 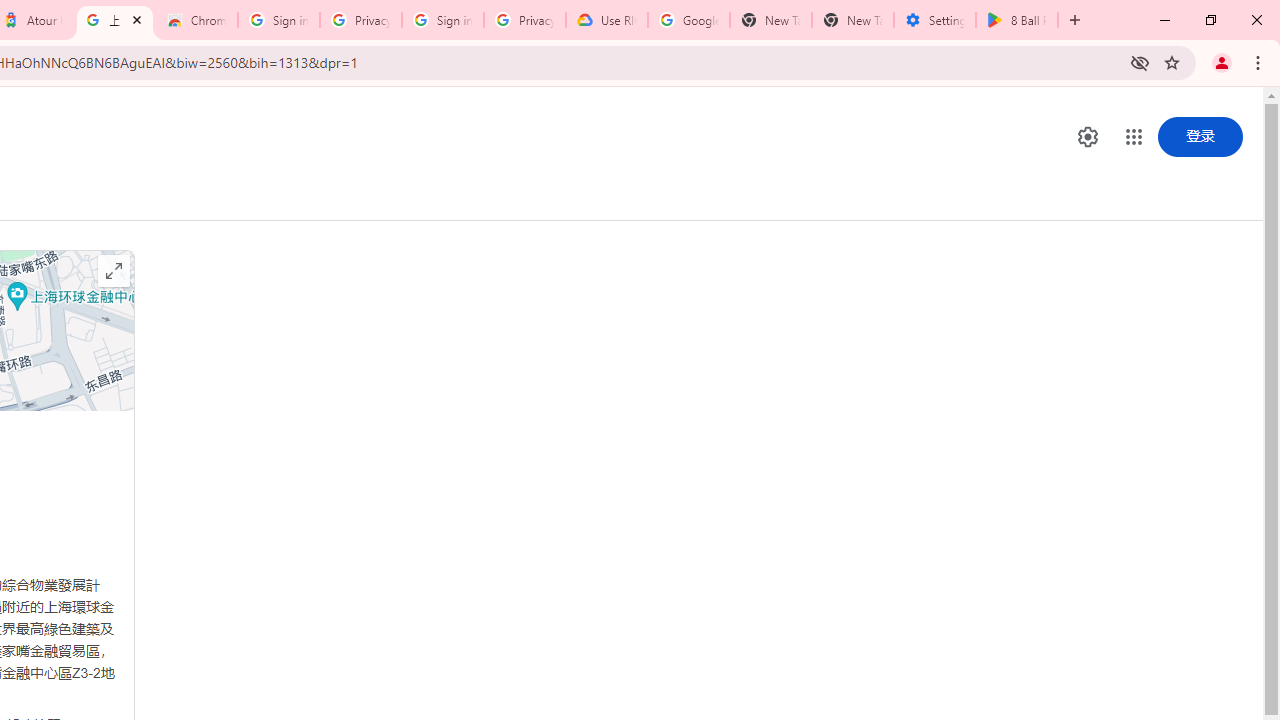 I want to click on 'Settings - System', so click(x=934, y=20).